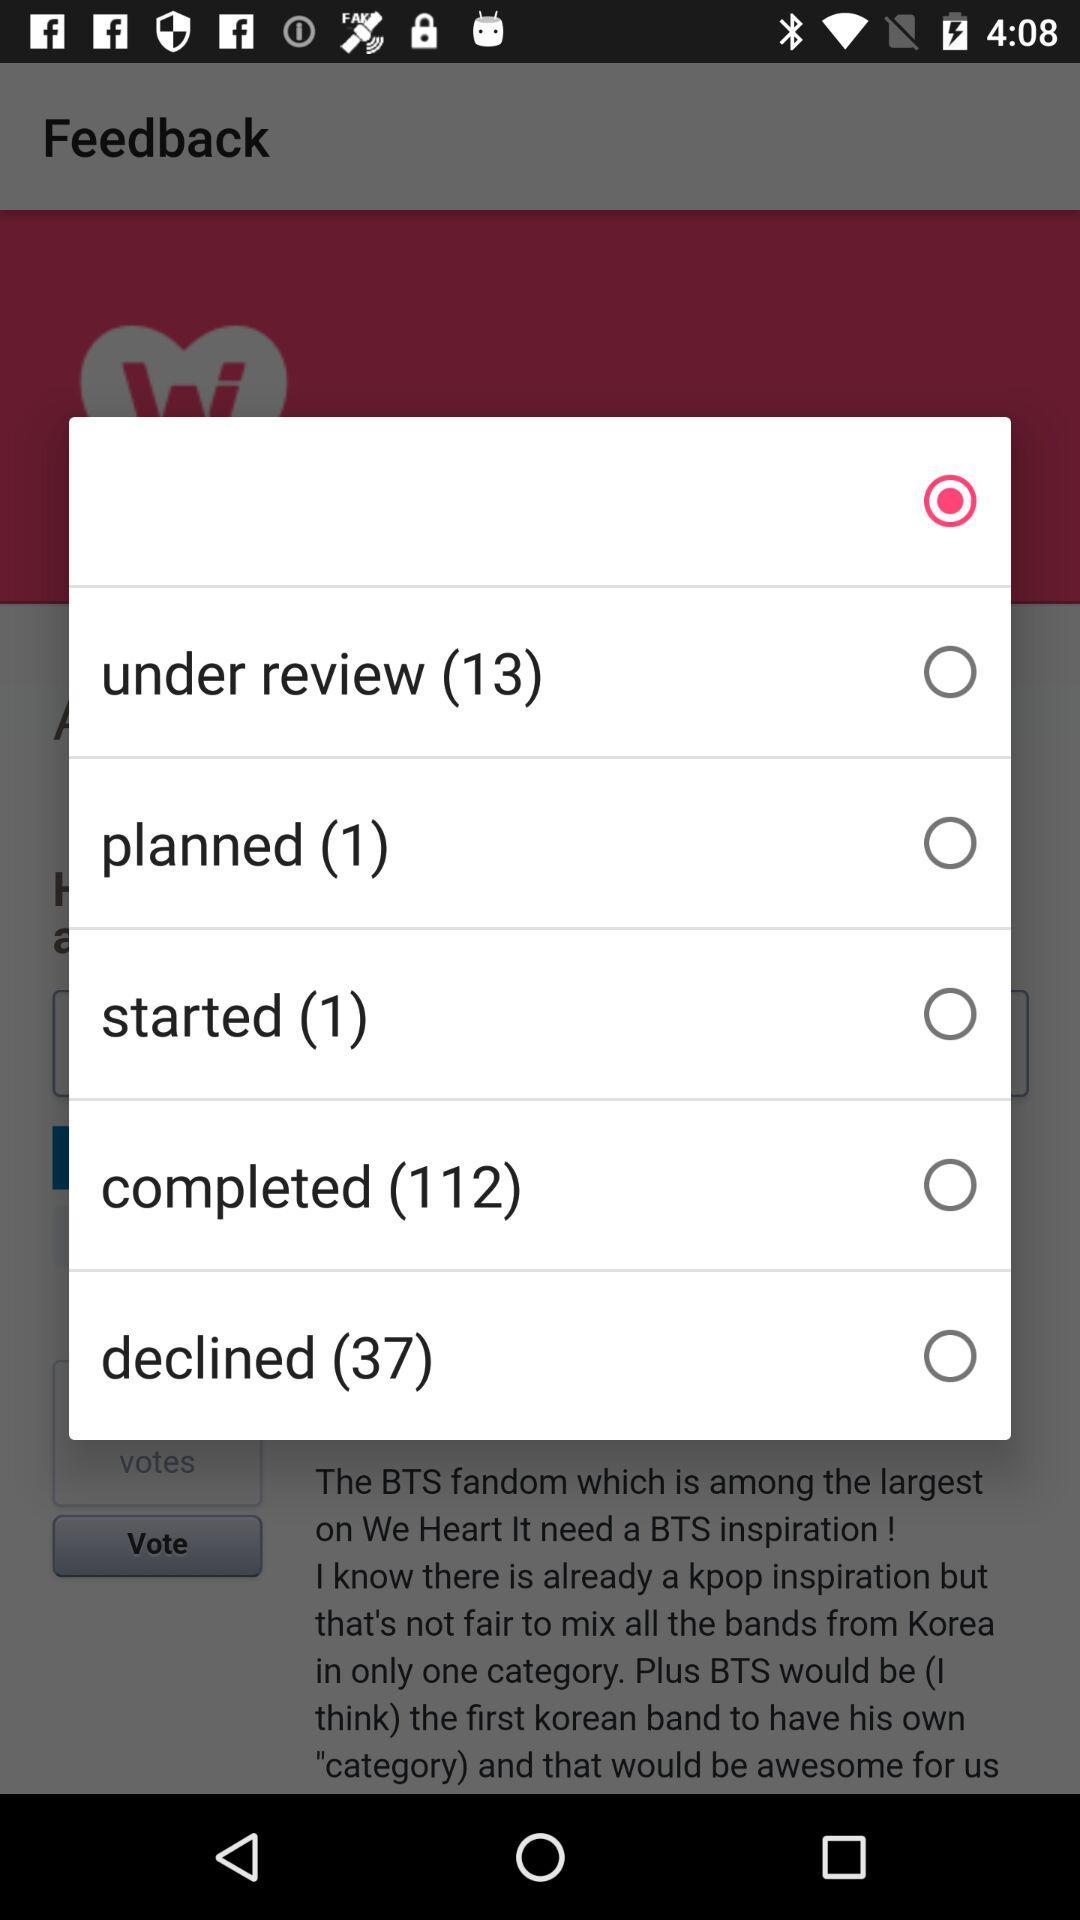 This screenshot has height=1920, width=1080. I want to click on the item above the planned (1) item, so click(540, 672).